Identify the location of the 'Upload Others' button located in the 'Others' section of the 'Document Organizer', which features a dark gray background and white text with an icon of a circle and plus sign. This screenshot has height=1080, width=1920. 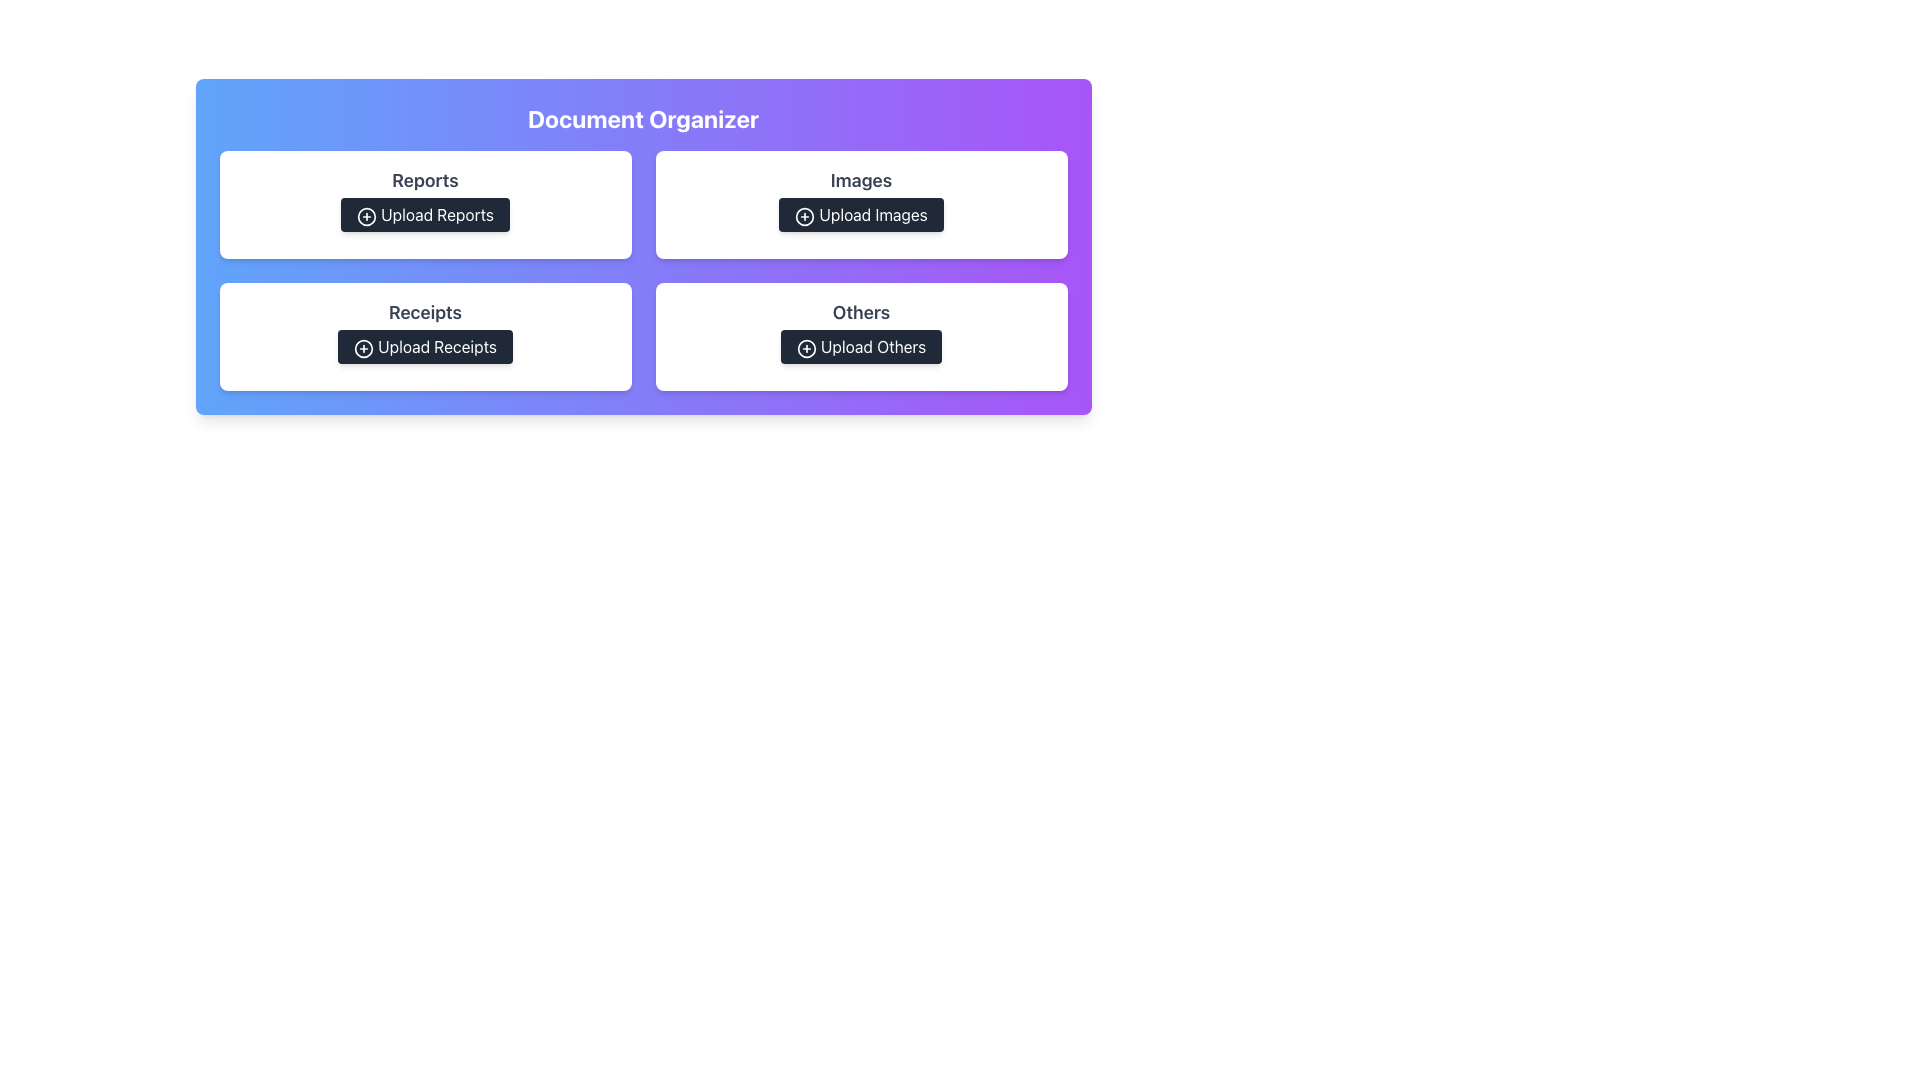
(861, 346).